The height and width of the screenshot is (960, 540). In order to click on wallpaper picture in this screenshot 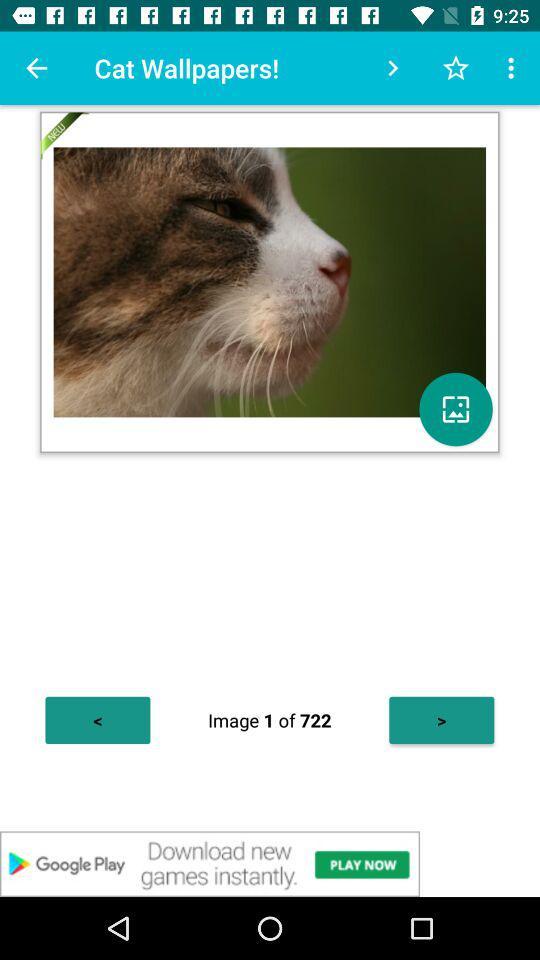, I will do `click(455, 408)`.